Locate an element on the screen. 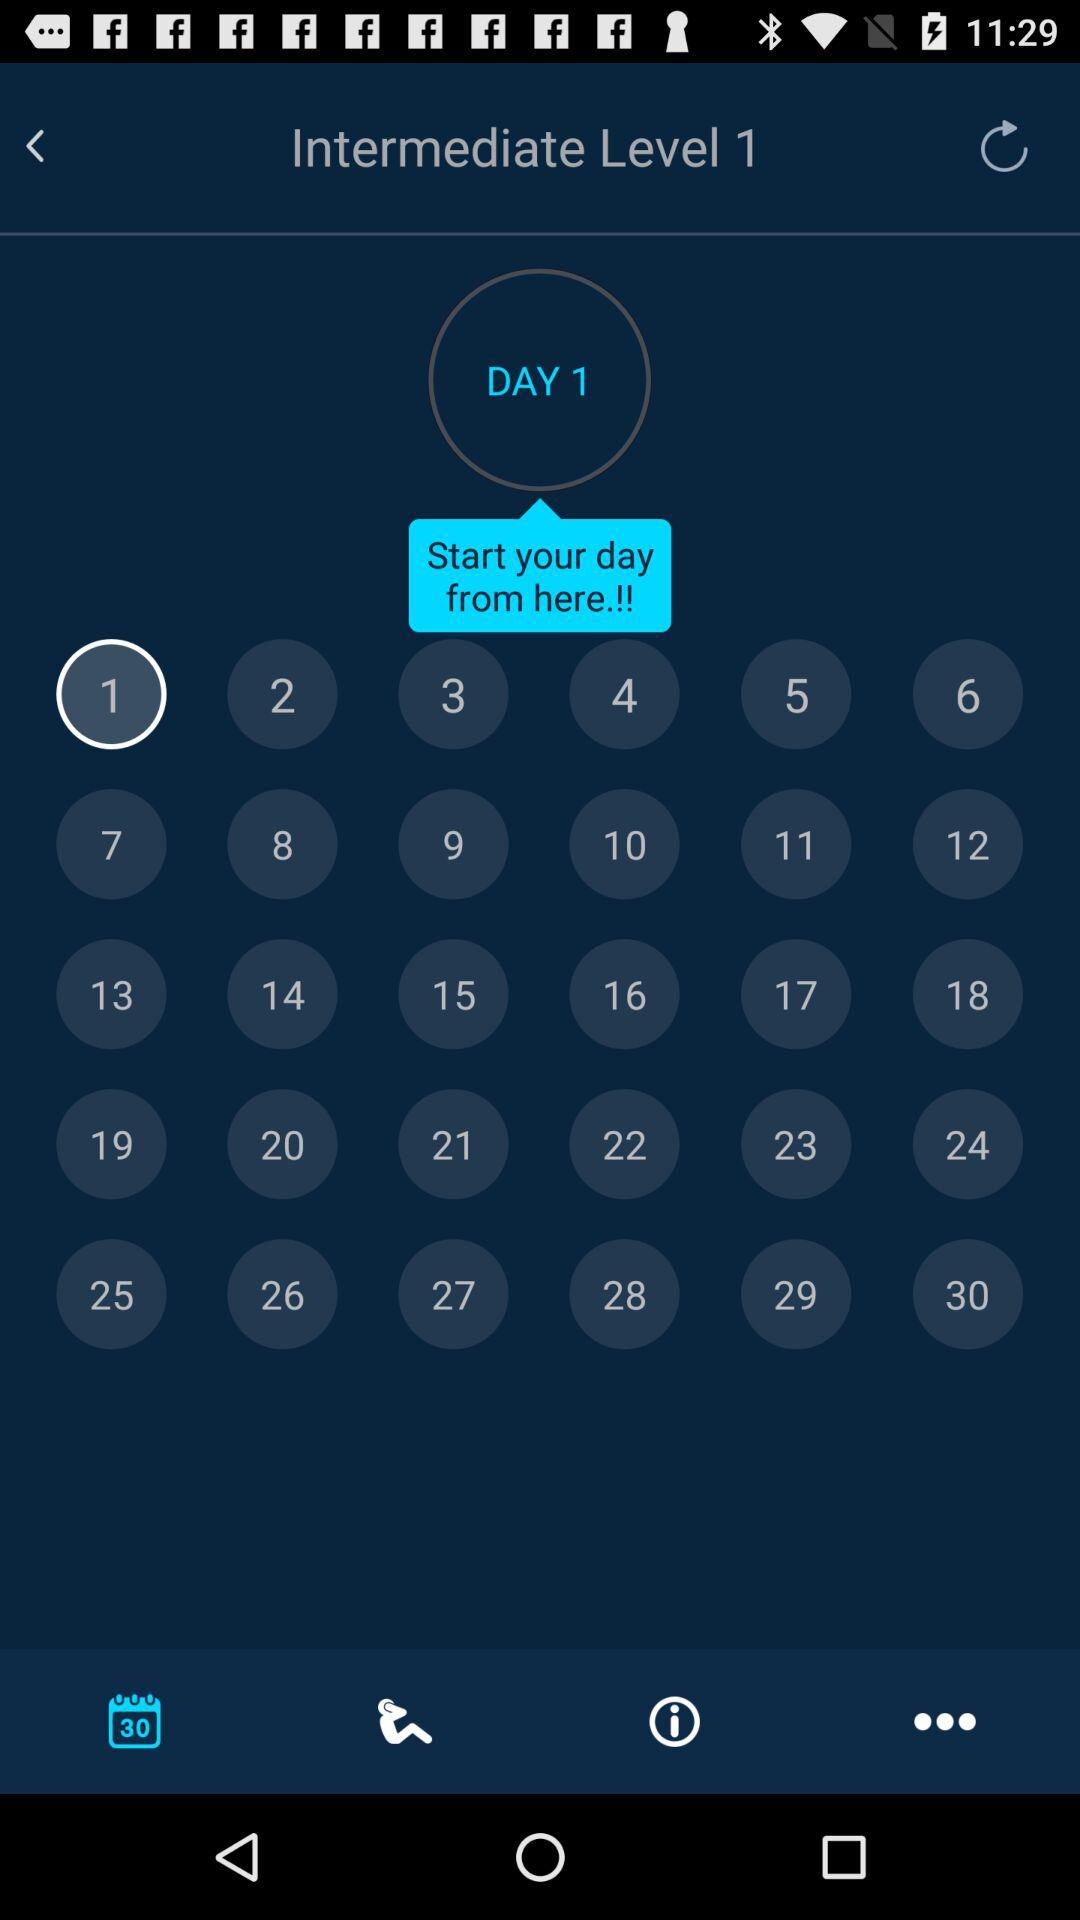  day 3 is located at coordinates (453, 694).